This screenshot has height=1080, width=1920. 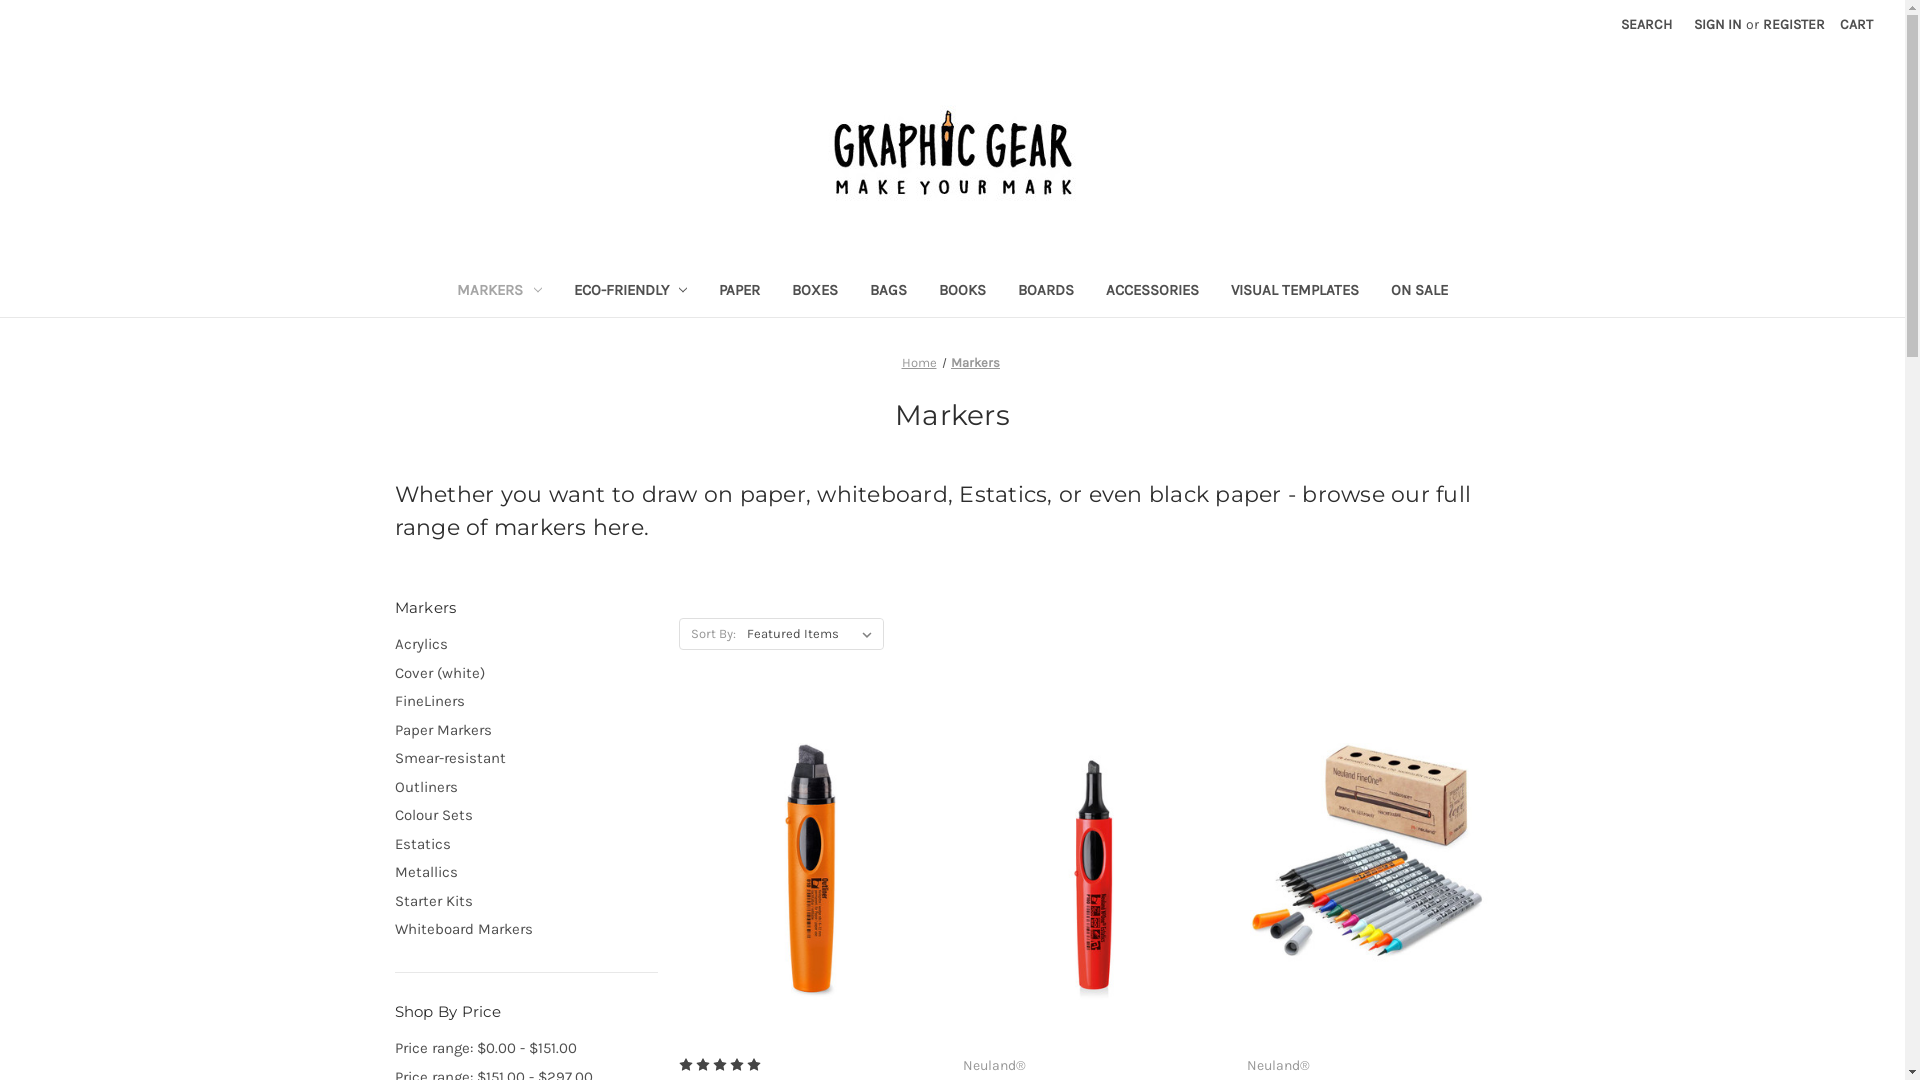 What do you see at coordinates (828, 153) in the screenshot?
I see `'Graphic Gear'` at bounding box center [828, 153].